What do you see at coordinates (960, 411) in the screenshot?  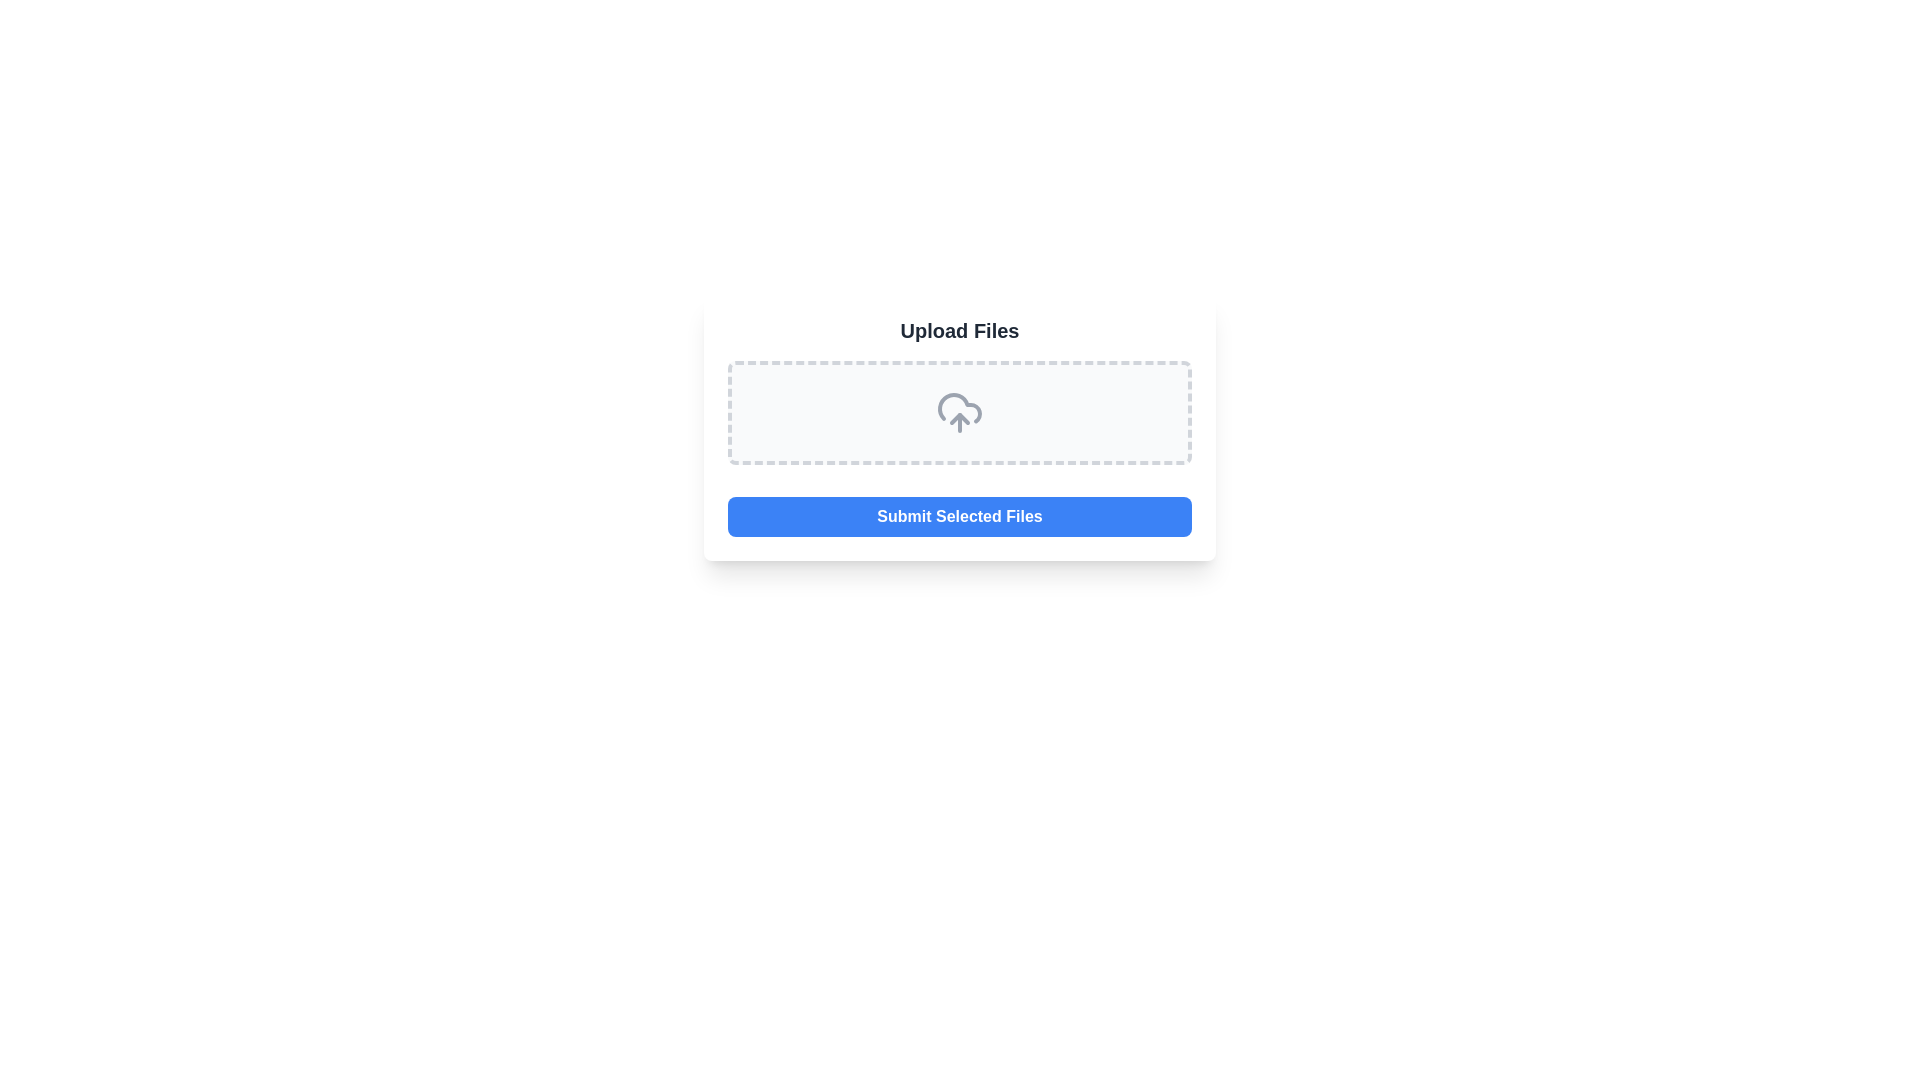 I see `the drag-and-drop file upload area located centrally below the text 'Upload Files' and above the 'Submit Selected Files' button` at bounding box center [960, 411].